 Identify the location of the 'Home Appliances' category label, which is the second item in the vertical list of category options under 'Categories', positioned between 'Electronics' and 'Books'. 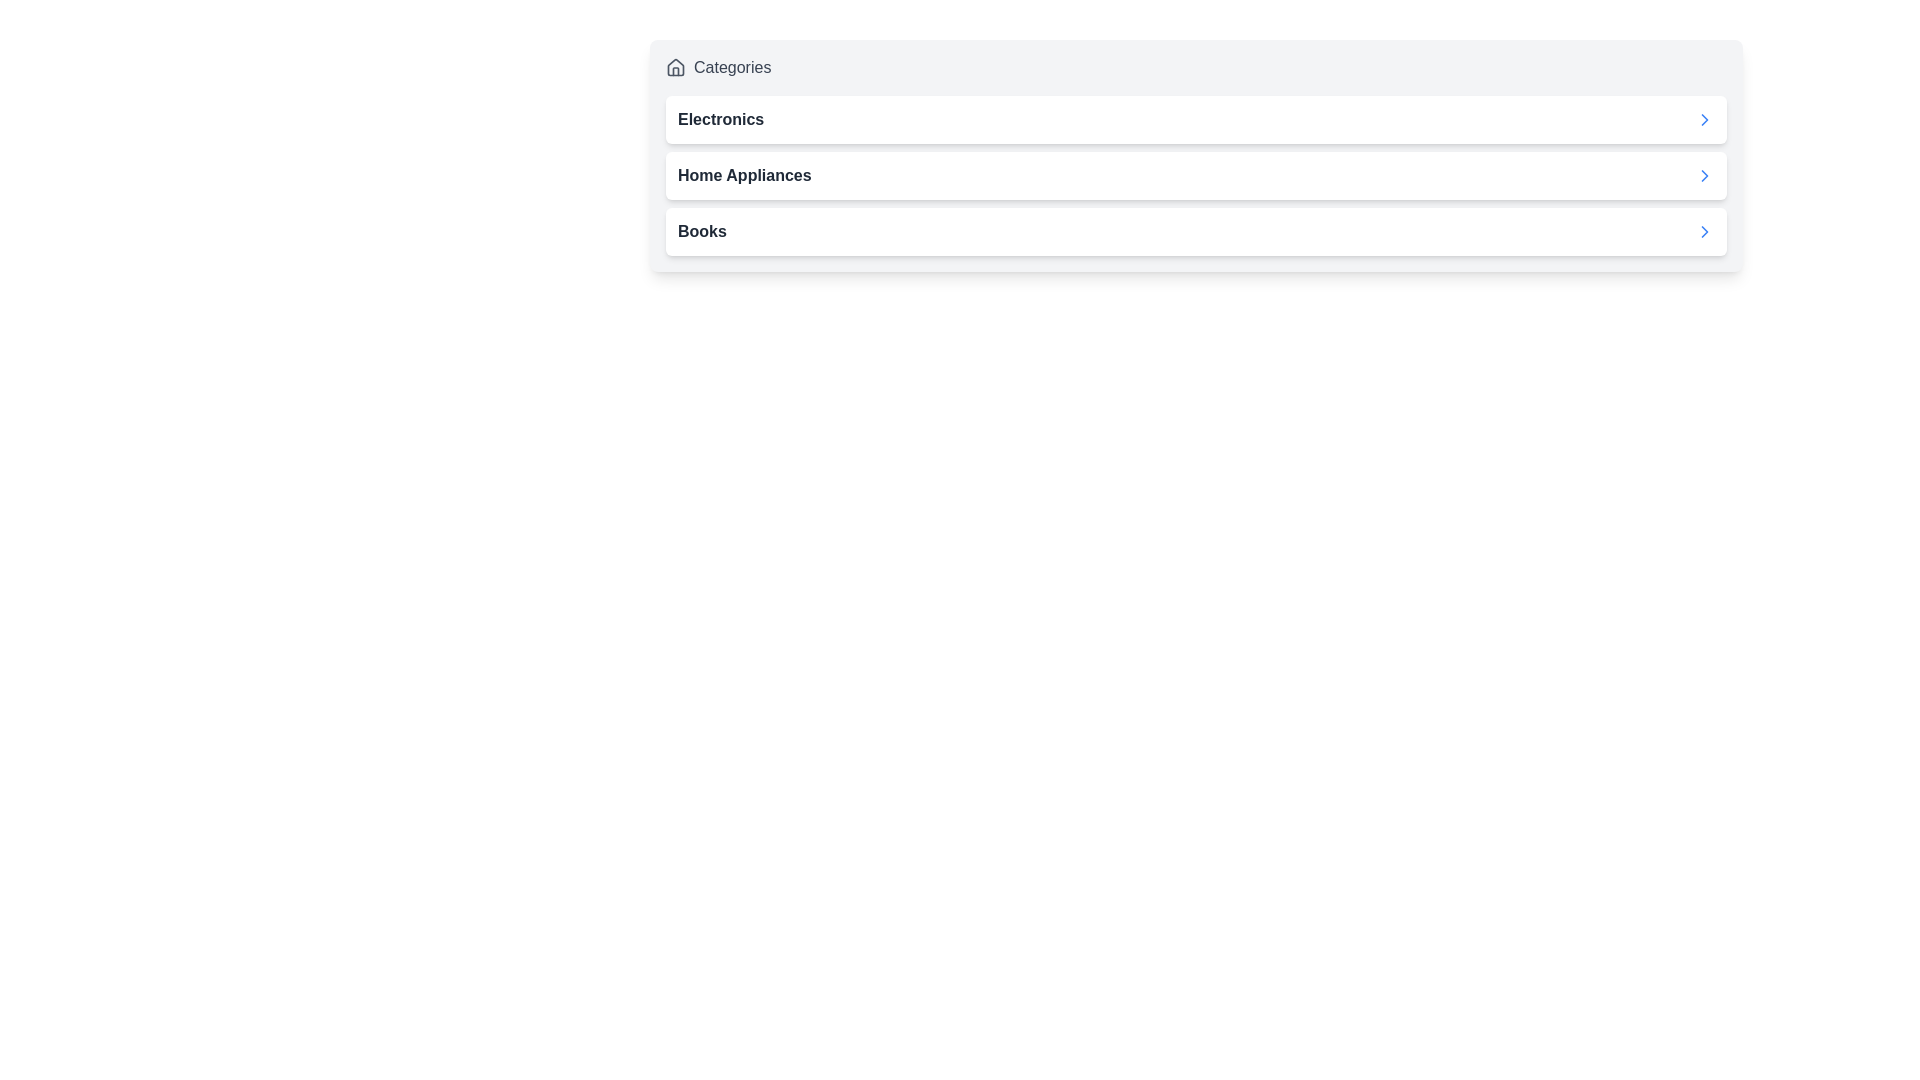
(743, 175).